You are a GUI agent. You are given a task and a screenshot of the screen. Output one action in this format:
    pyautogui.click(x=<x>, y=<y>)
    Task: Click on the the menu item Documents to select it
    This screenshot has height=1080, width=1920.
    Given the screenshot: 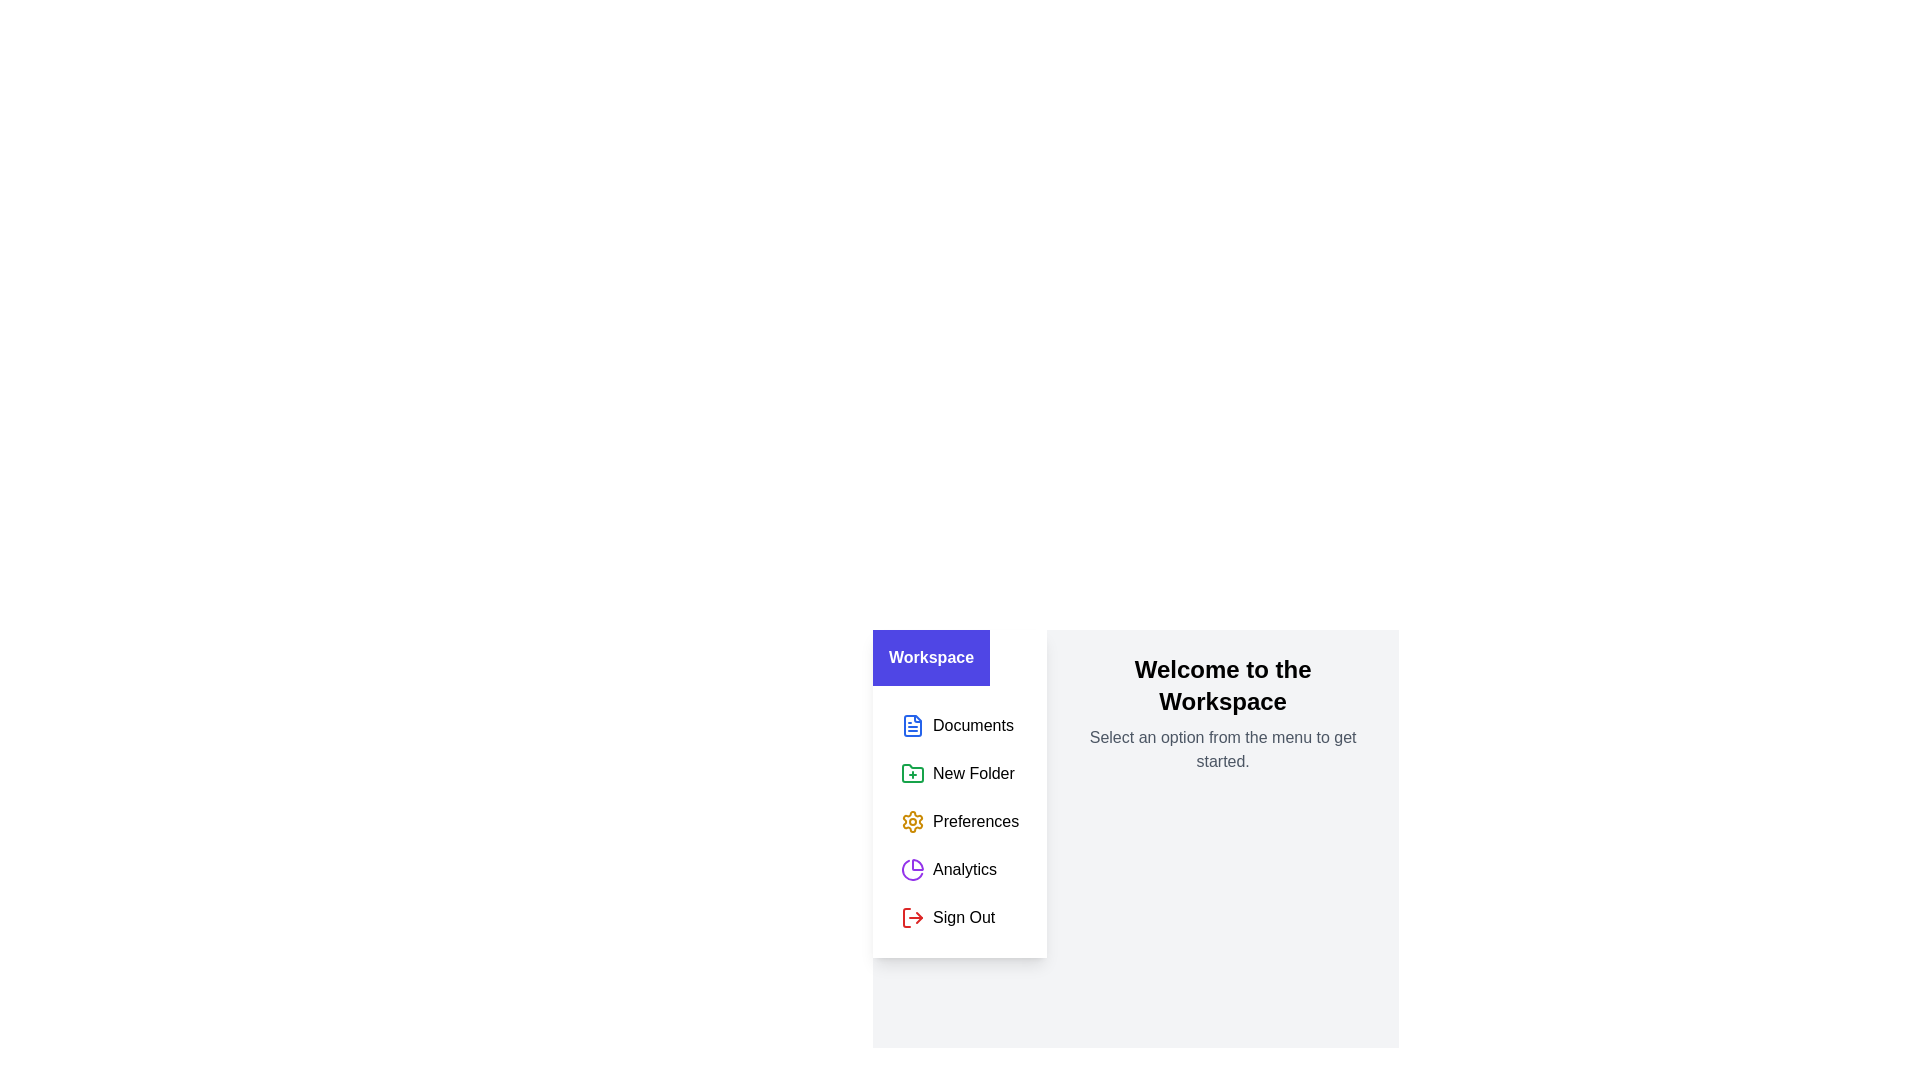 What is the action you would take?
    pyautogui.click(x=960, y=725)
    